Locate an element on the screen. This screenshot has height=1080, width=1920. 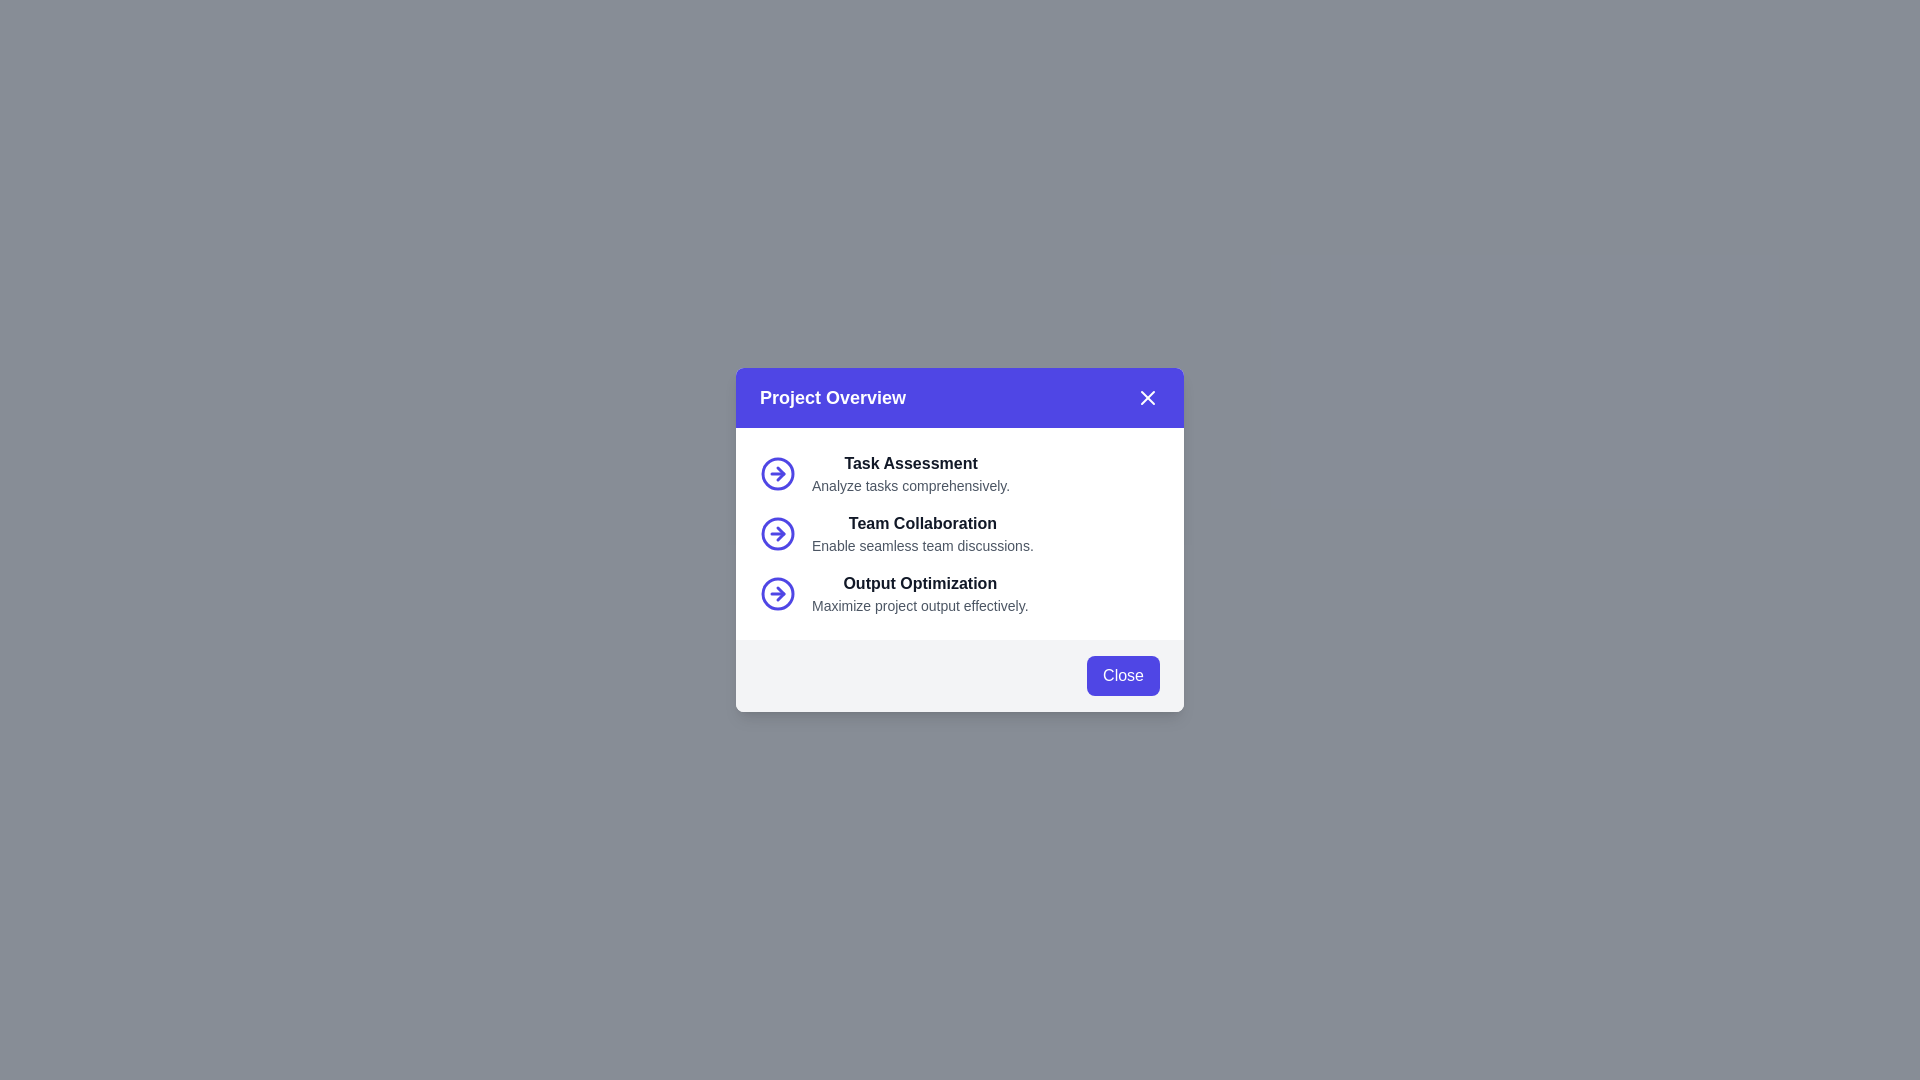
the 'Close' button with a vibrant indigo background and white text located at the bottom-right corner of the 'Project Overview' modal is located at coordinates (1123, 675).